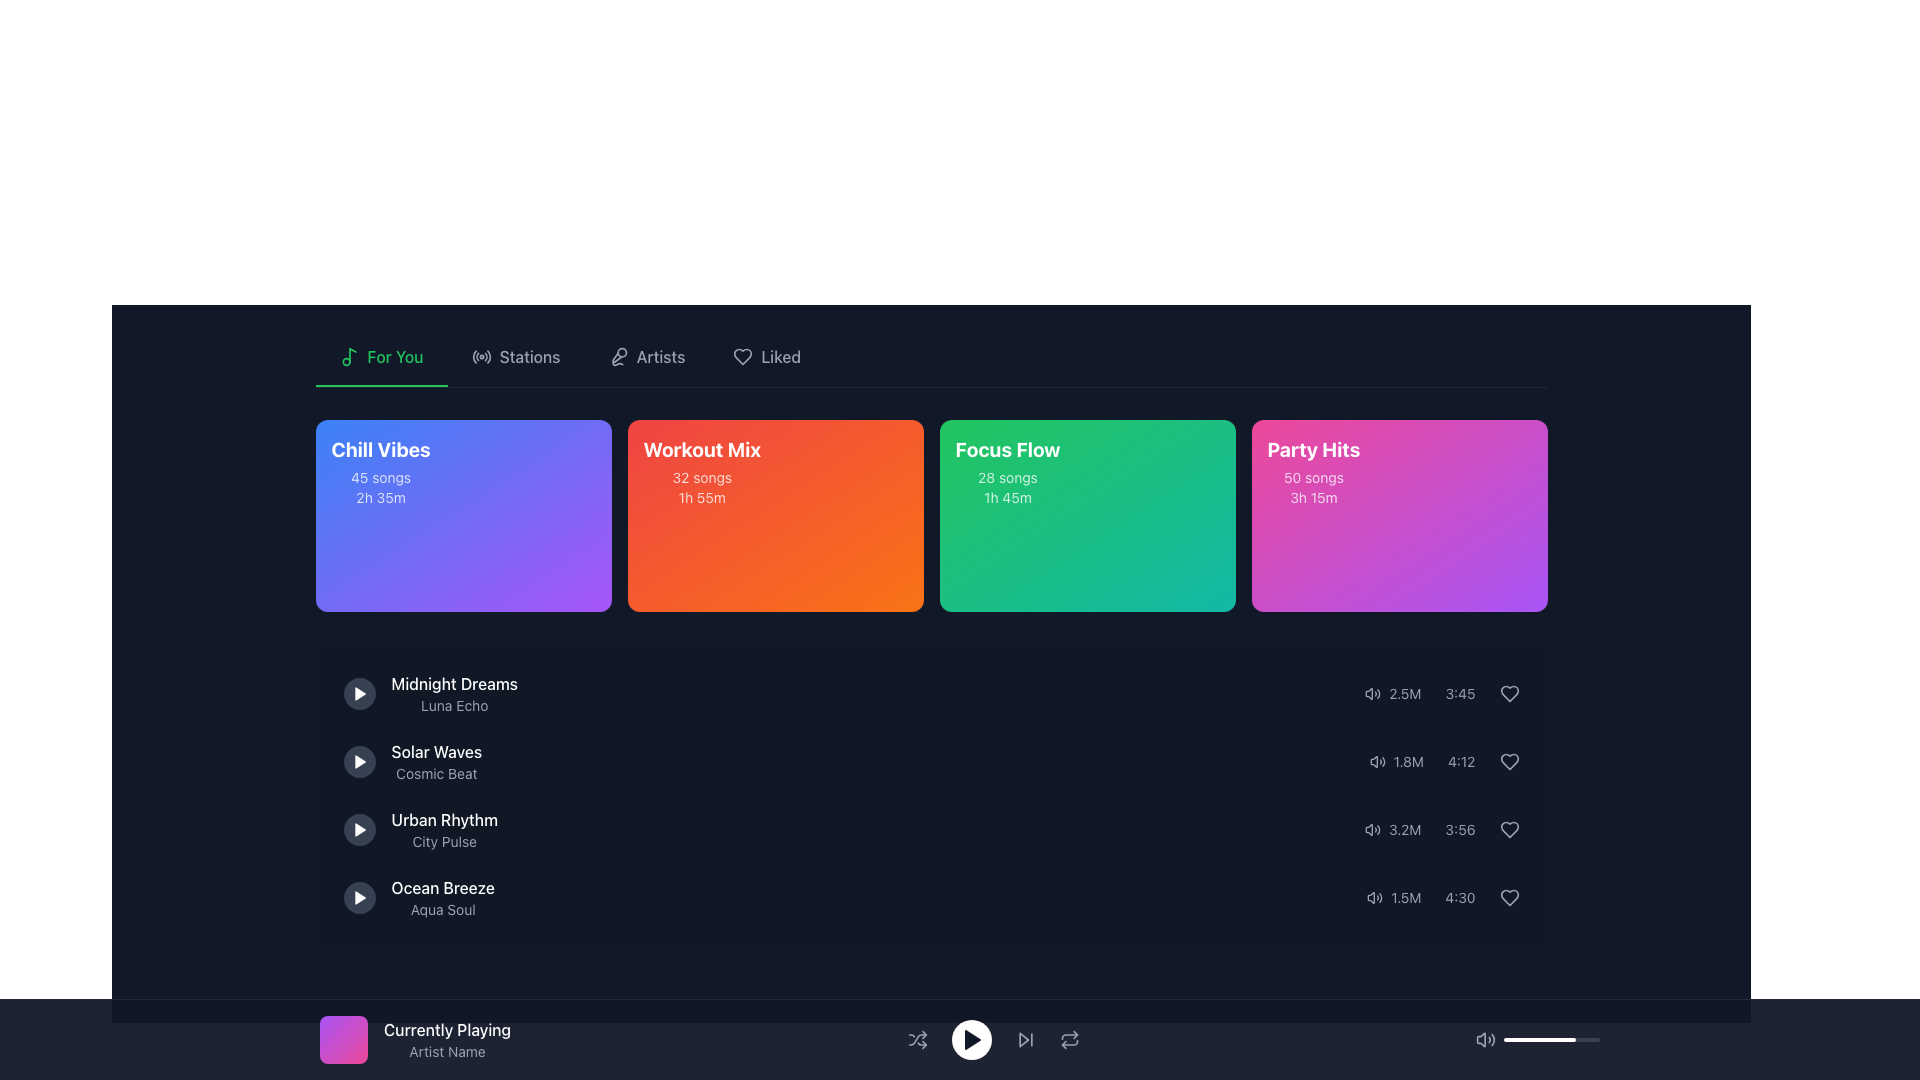  I want to click on the 'Workout Mix' card, which has a gradient background from red to orange and displays 'Workout Mix' in bold large text, so click(774, 515).